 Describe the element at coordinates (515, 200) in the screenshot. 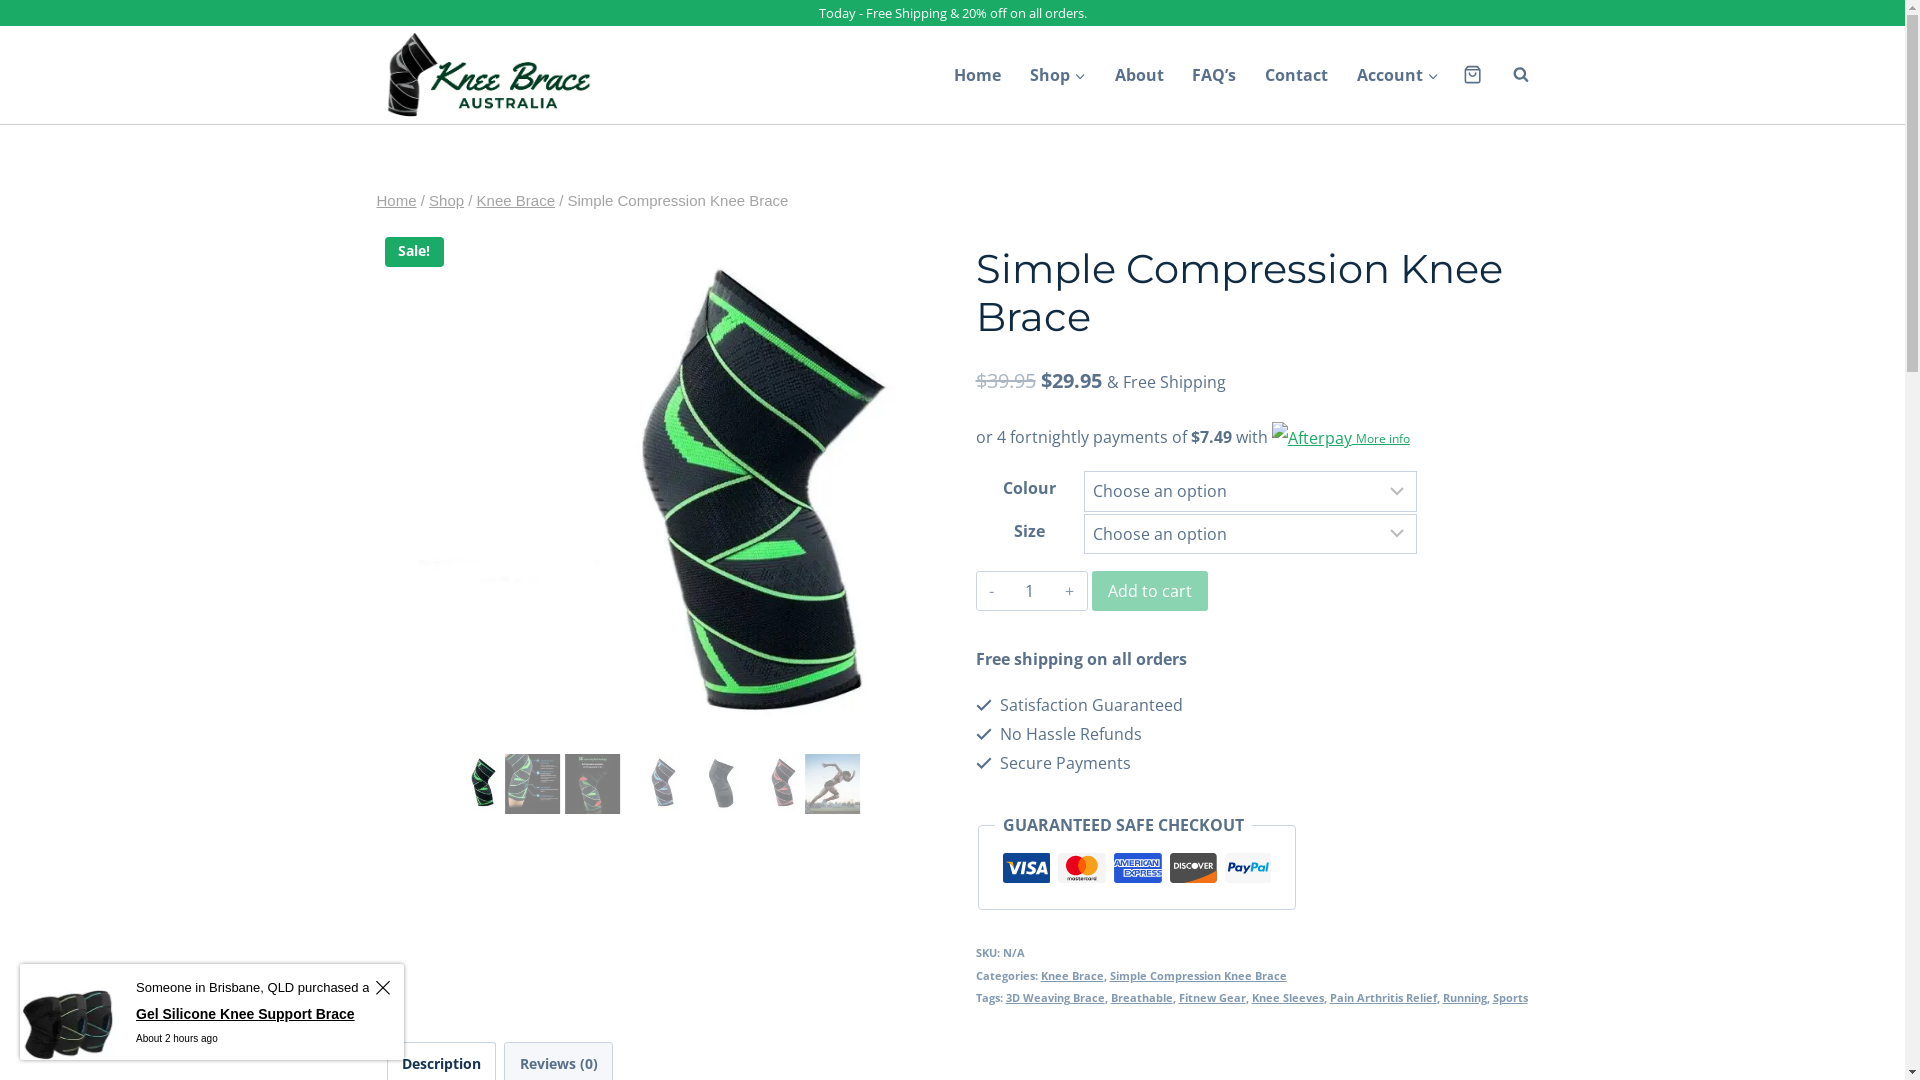

I see `'Knee Brace'` at that location.